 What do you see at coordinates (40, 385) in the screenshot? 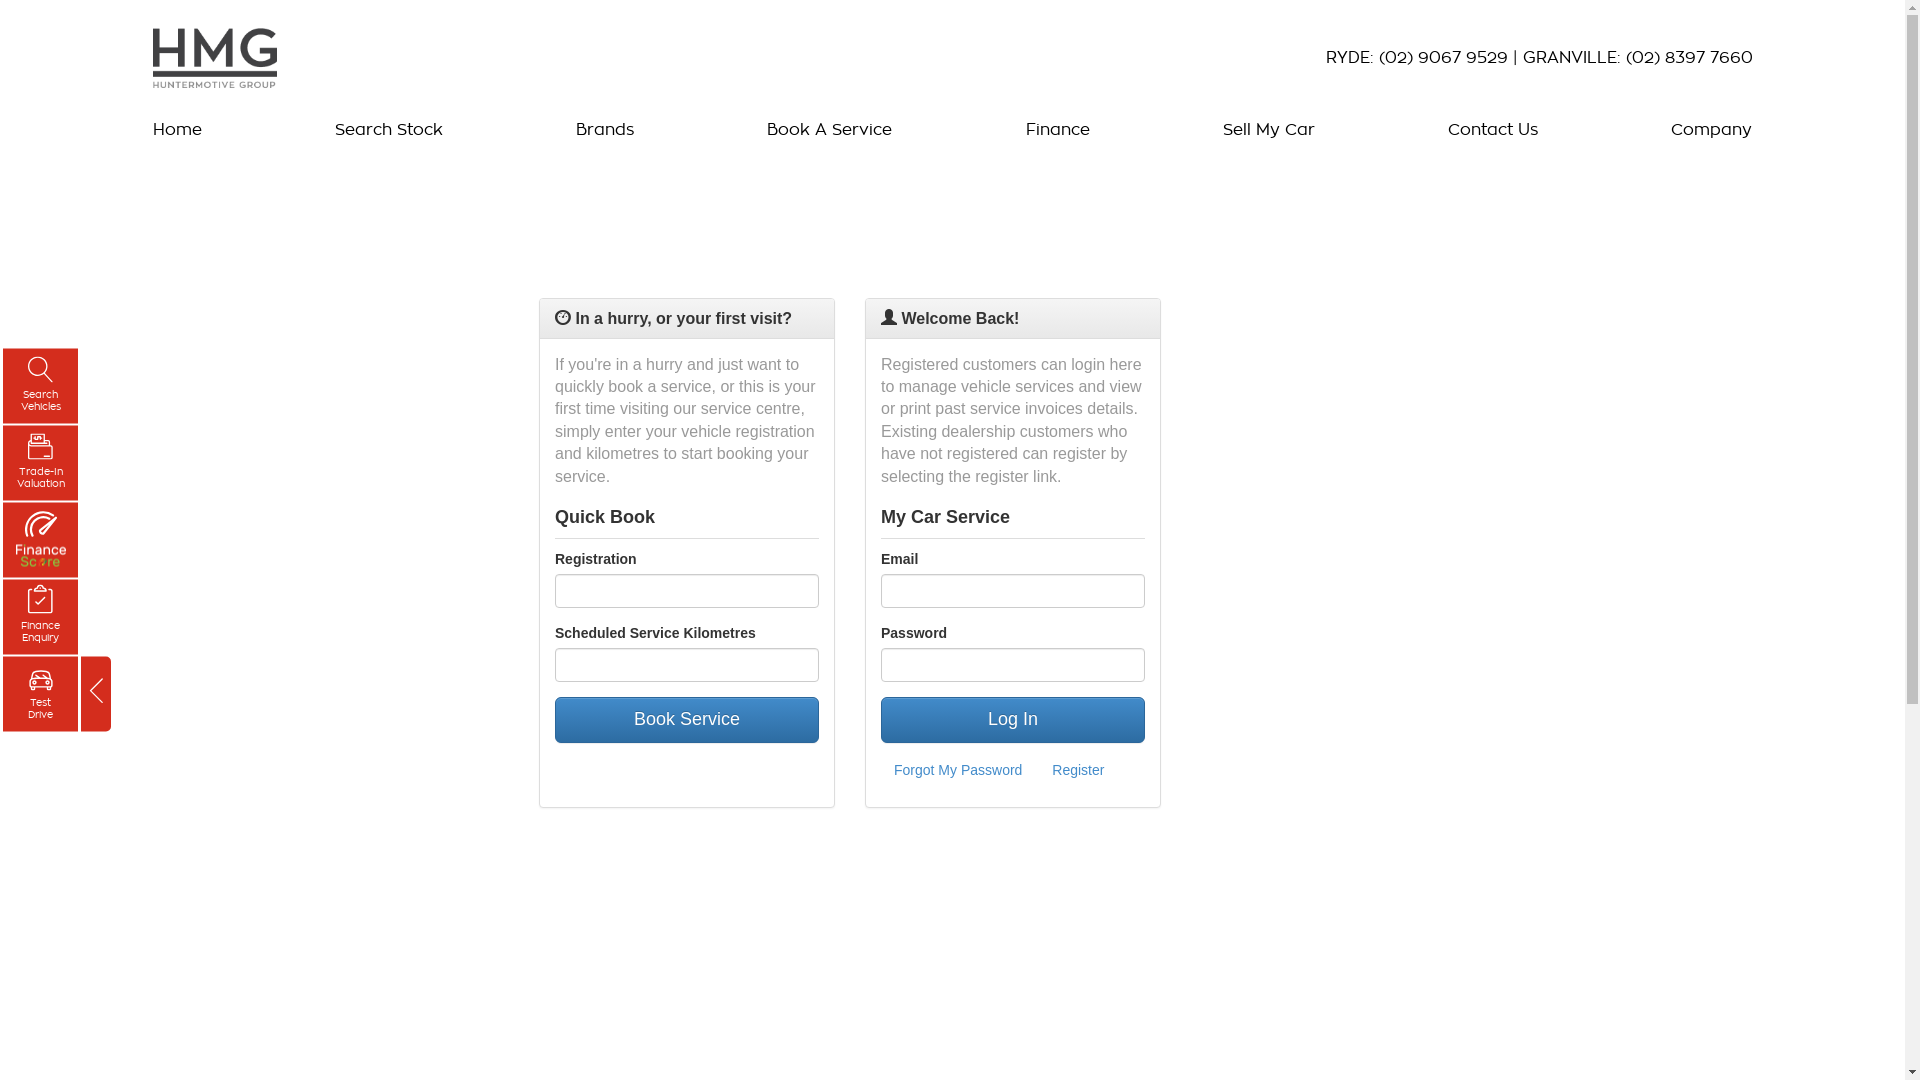
I see `'Search` at bounding box center [40, 385].